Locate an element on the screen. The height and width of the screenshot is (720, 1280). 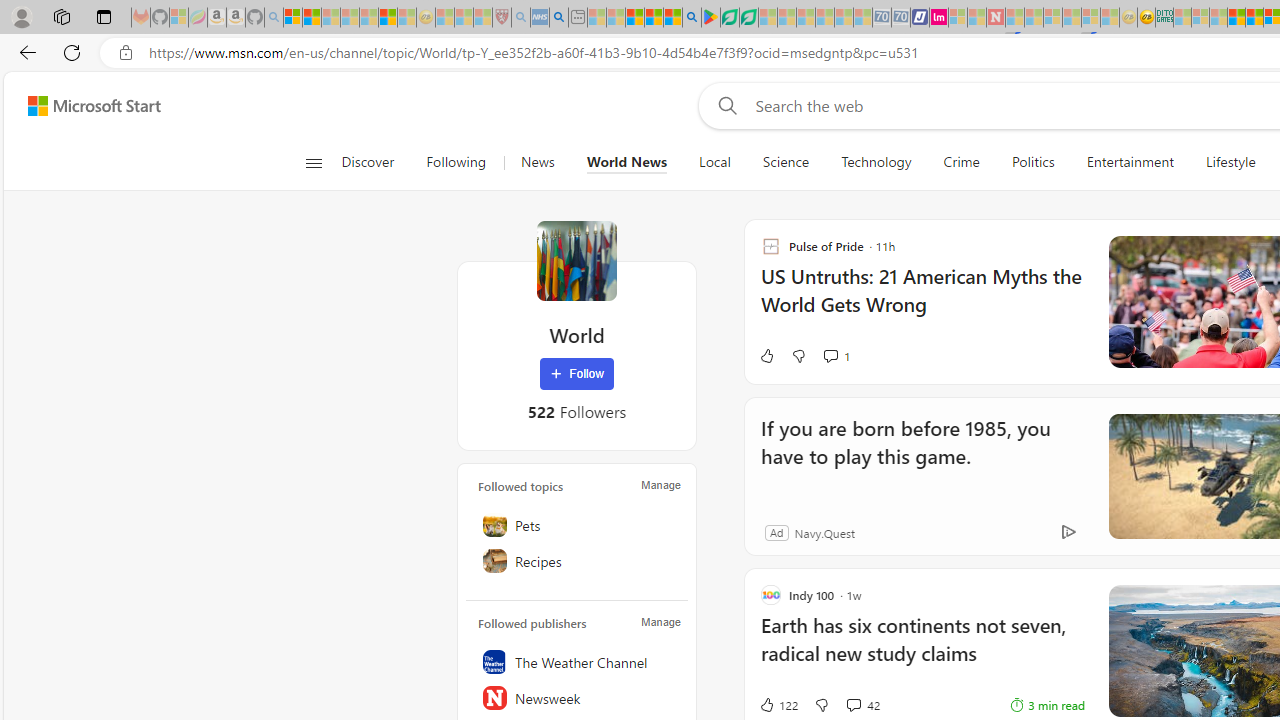
'122 Like' is located at coordinates (777, 703).